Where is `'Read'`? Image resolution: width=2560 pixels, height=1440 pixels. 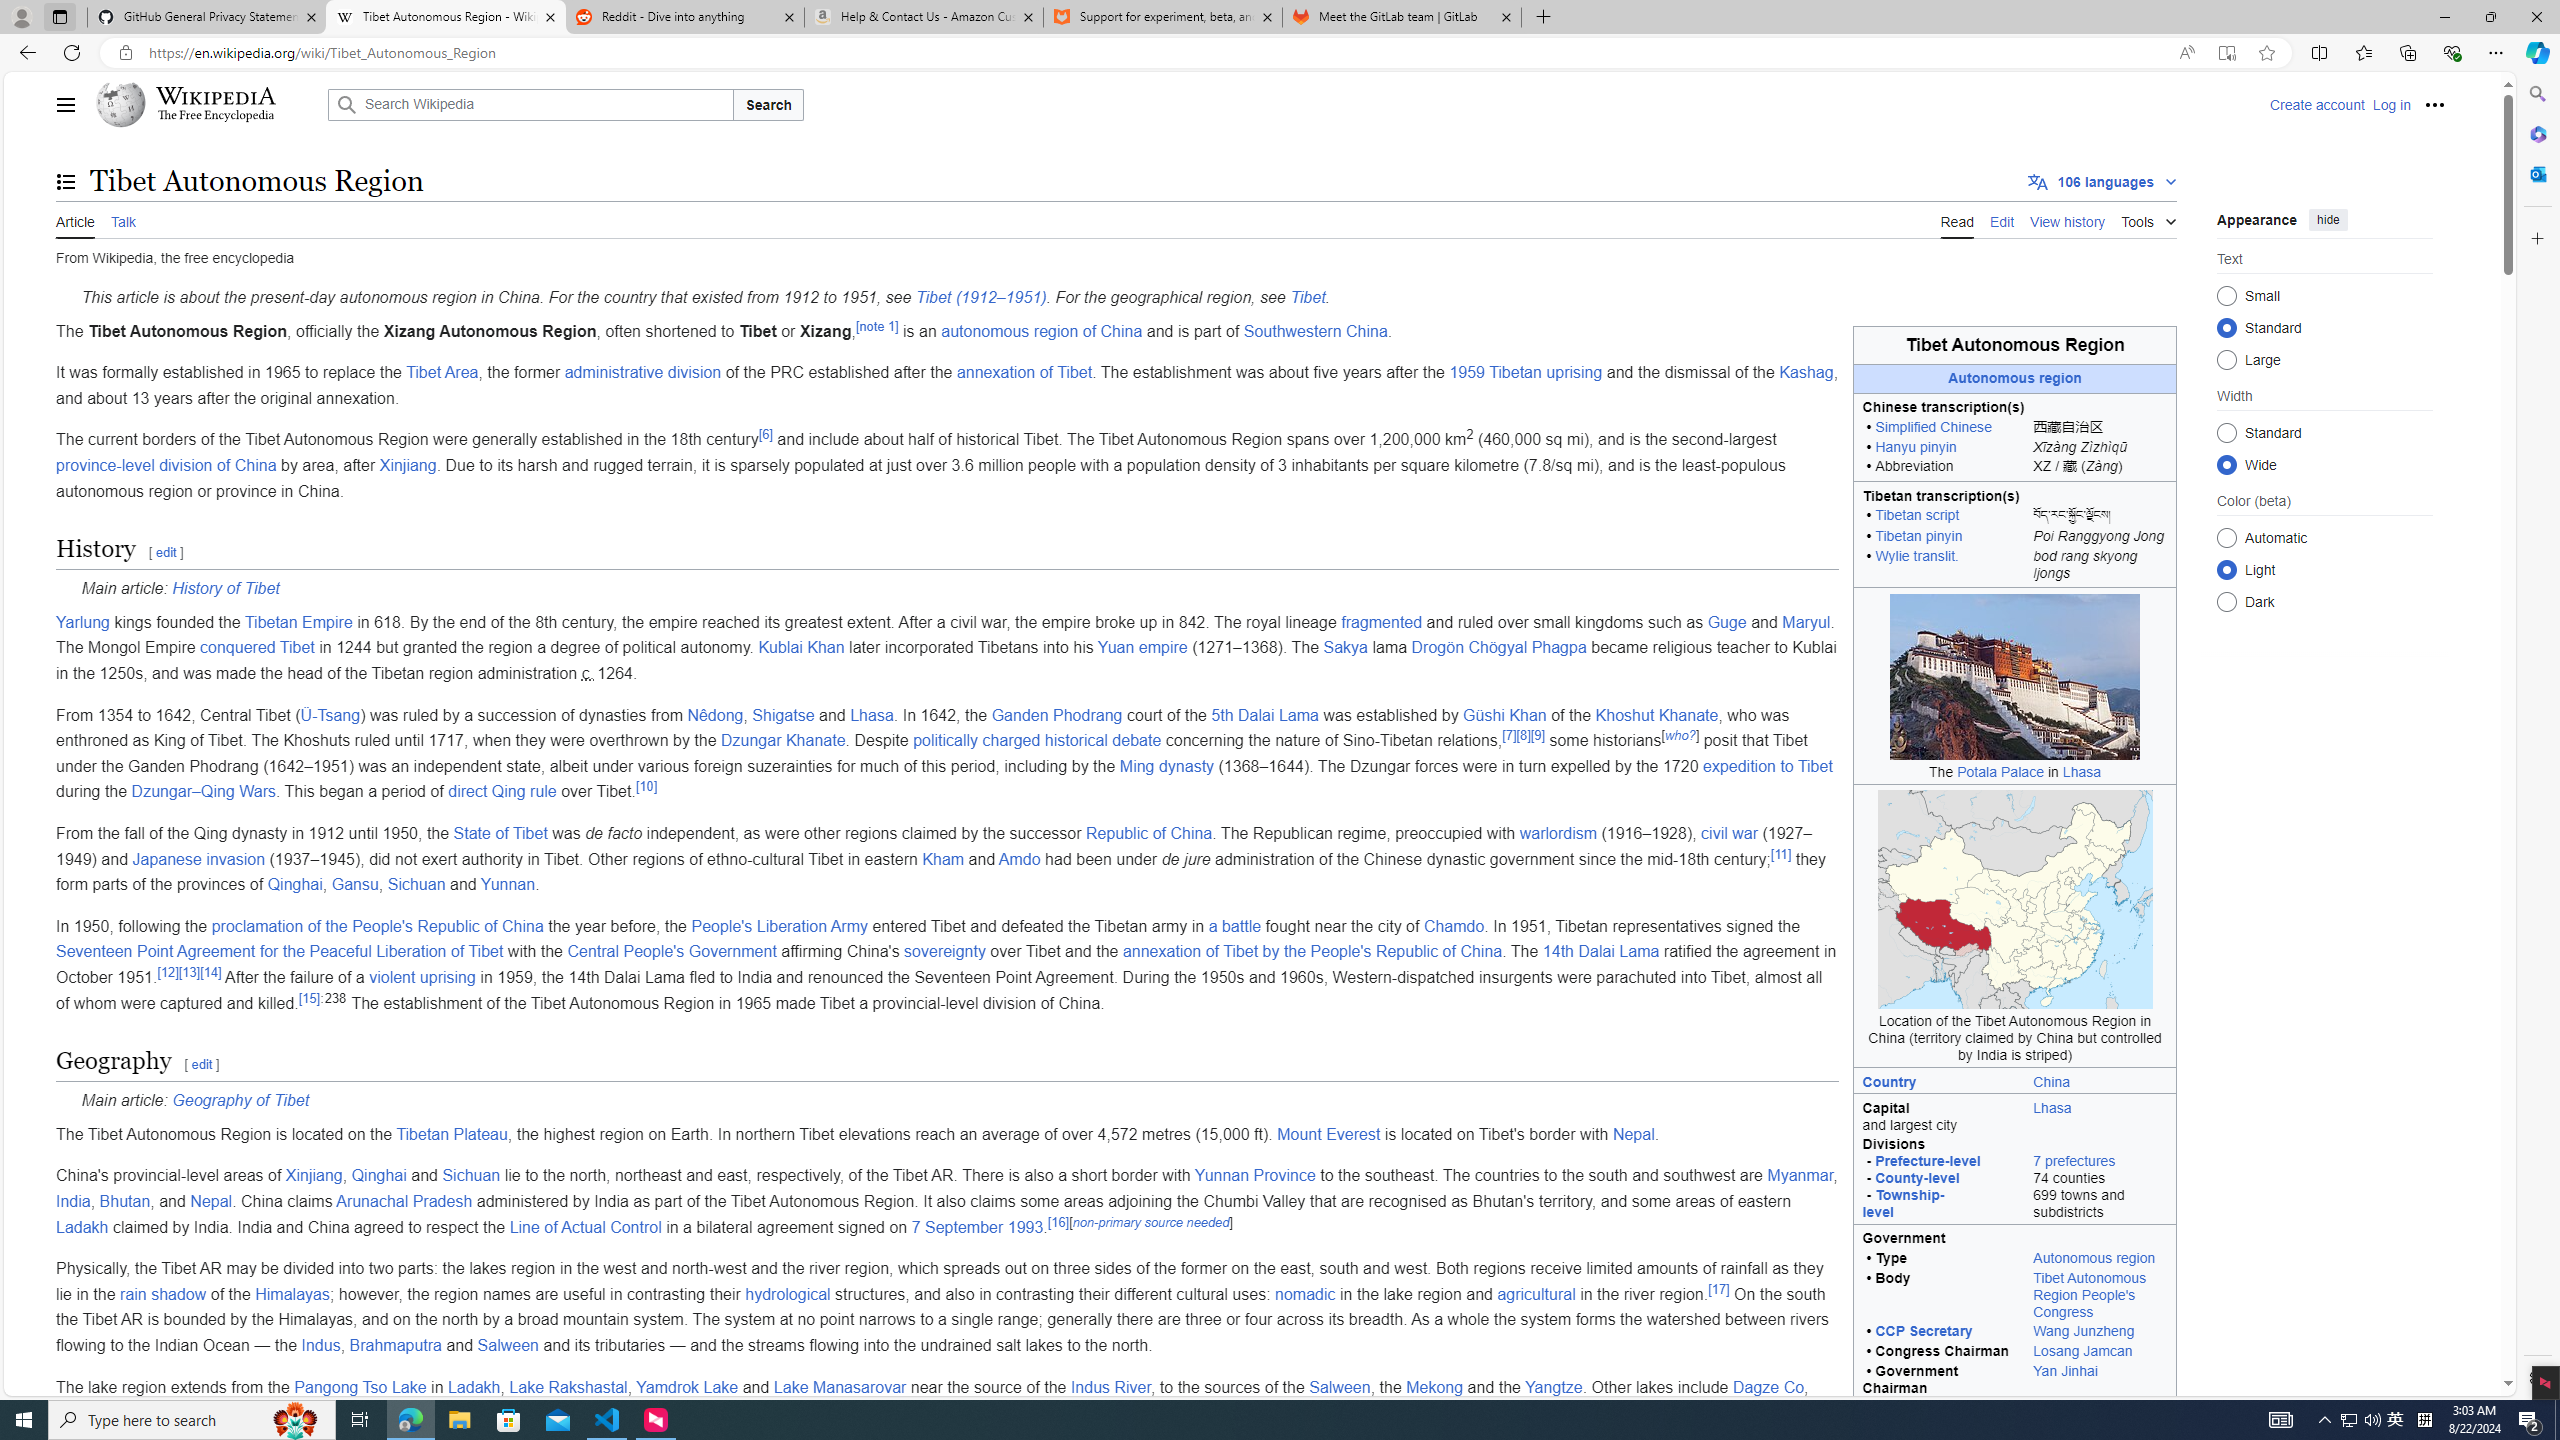 'Read' is located at coordinates (1956, 219).